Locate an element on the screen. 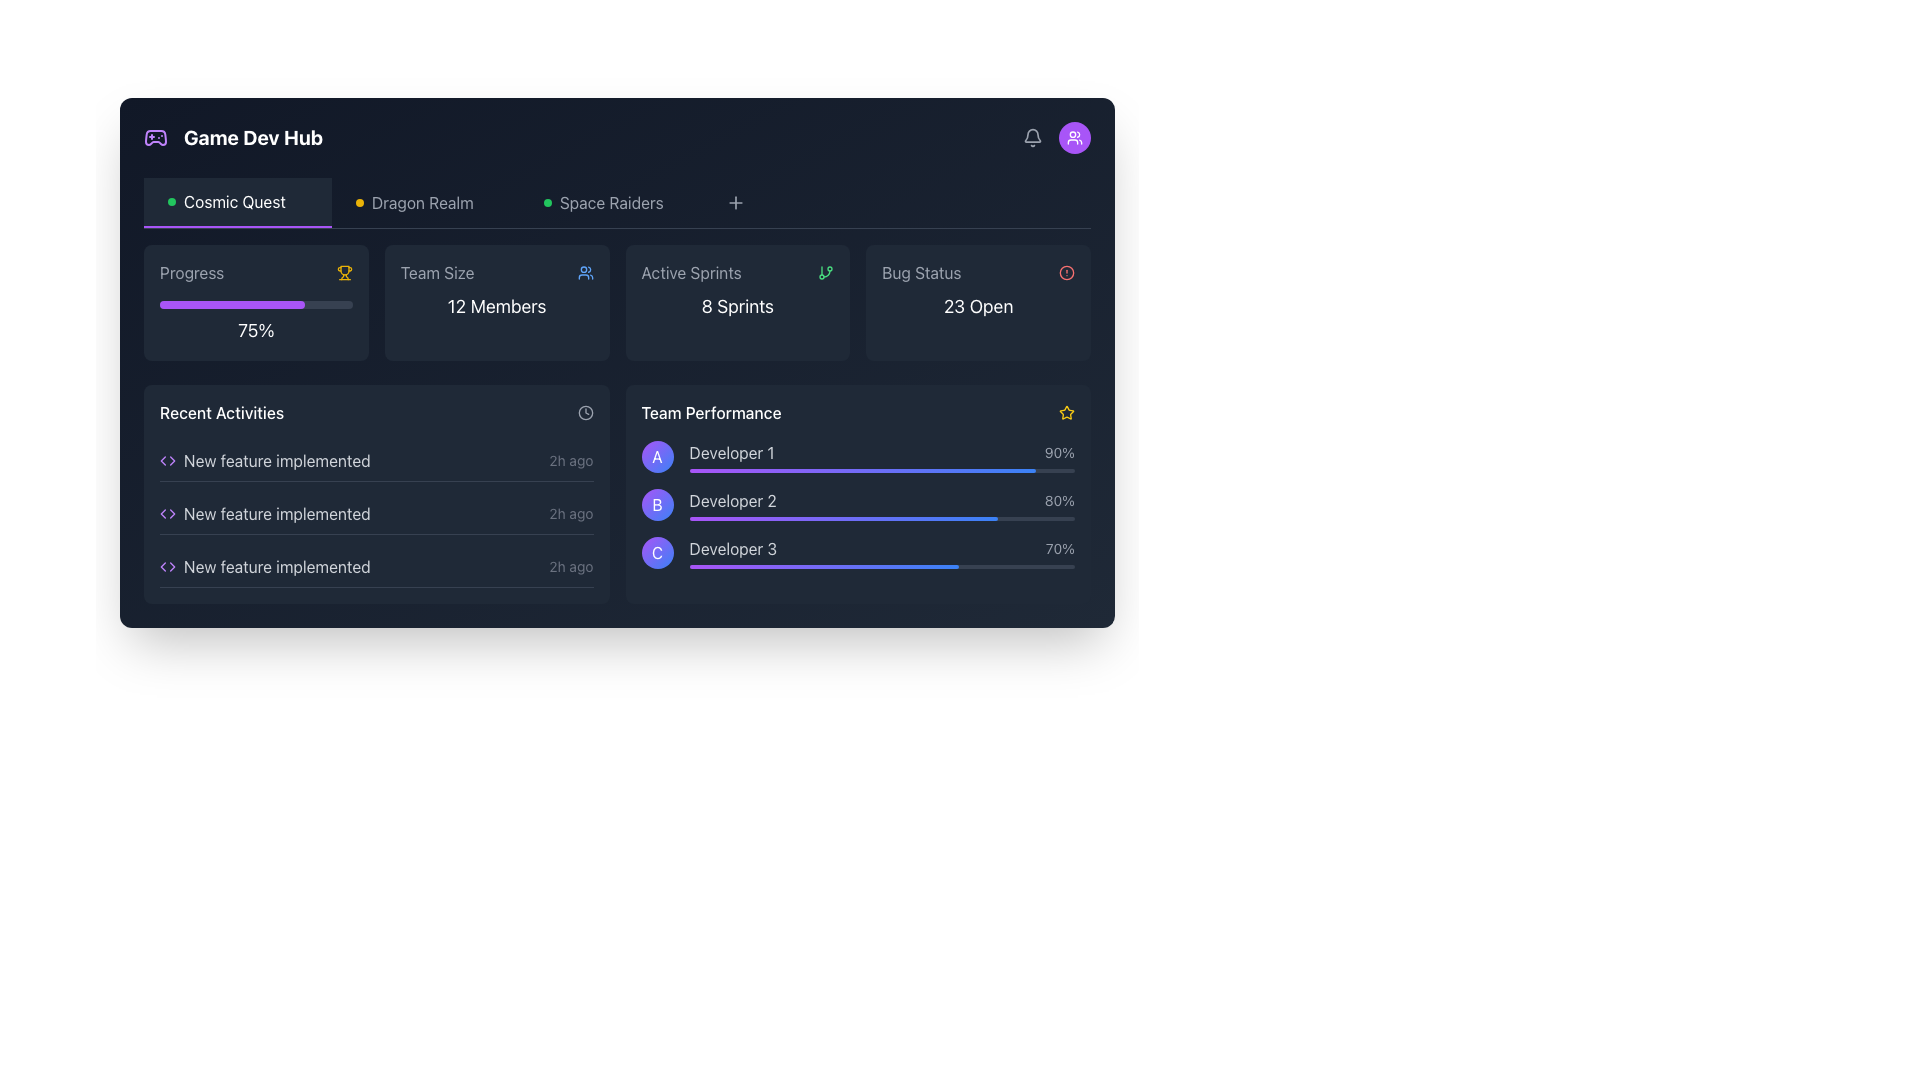 The width and height of the screenshot is (1920, 1080). the role of the group/team icon located in the top-right corner of the card titled 'Team Size', next to the text '12 Members' is located at coordinates (584, 273).